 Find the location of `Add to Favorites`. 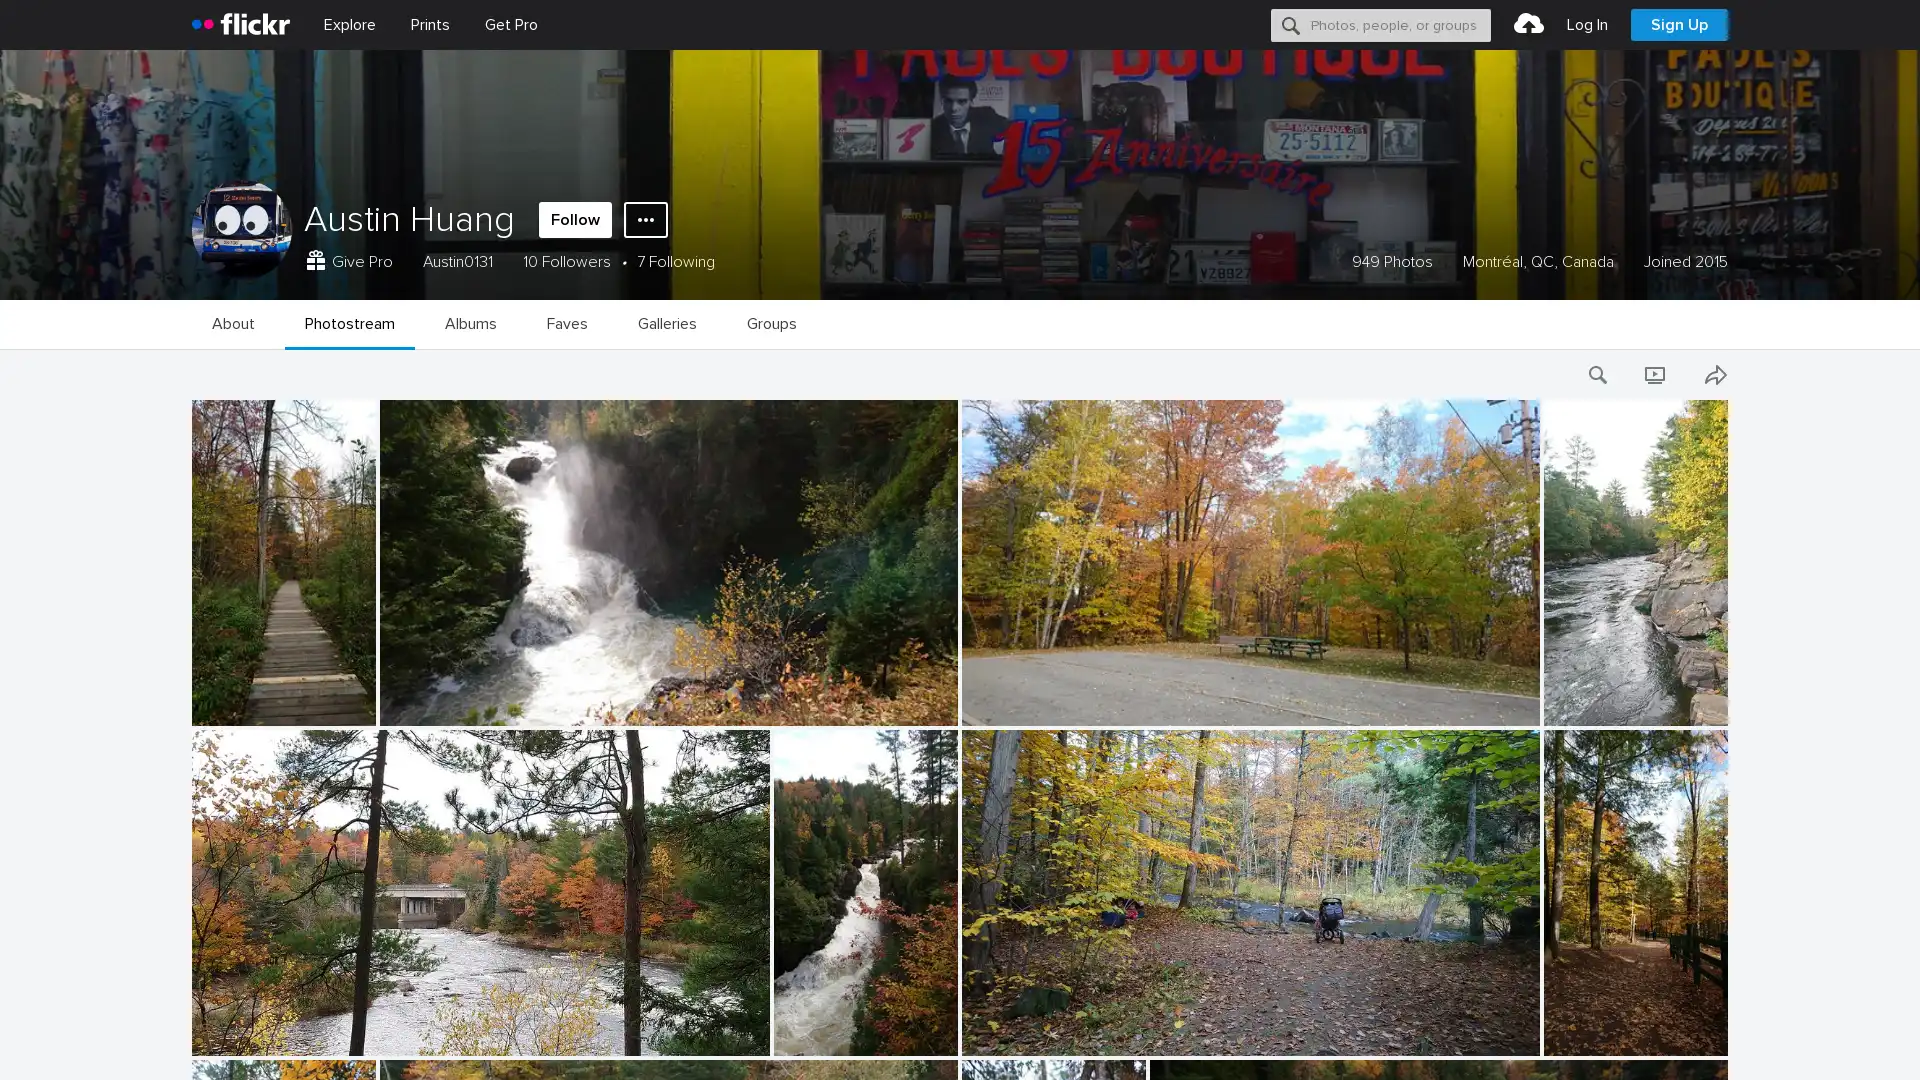

Add to Favorites is located at coordinates (192, 705).